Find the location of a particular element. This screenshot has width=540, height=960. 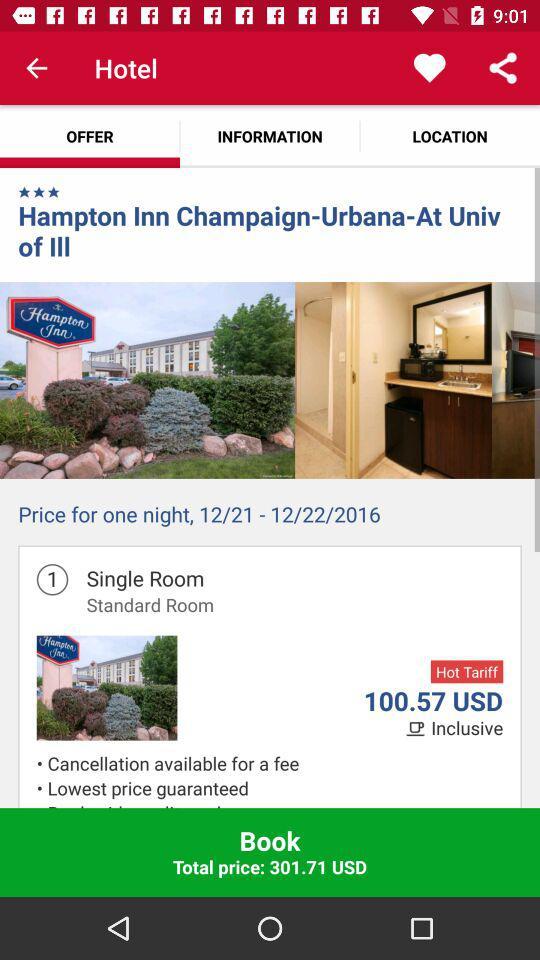

the item to the left of hotel app is located at coordinates (36, 68).